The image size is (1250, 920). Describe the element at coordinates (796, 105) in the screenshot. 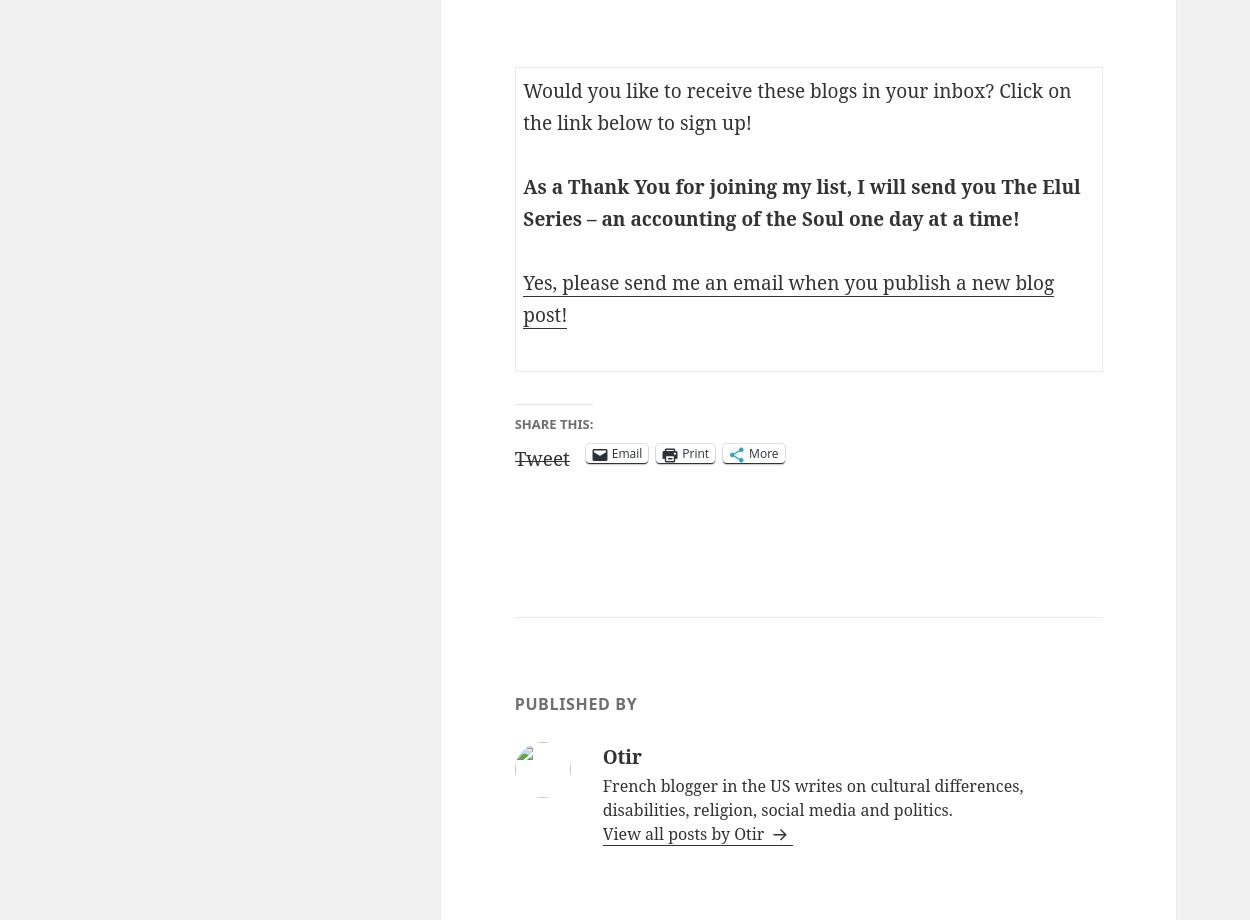

I see `'Would you like to receive these blogs in your inbox? Click on the link below to sign up!'` at that location.